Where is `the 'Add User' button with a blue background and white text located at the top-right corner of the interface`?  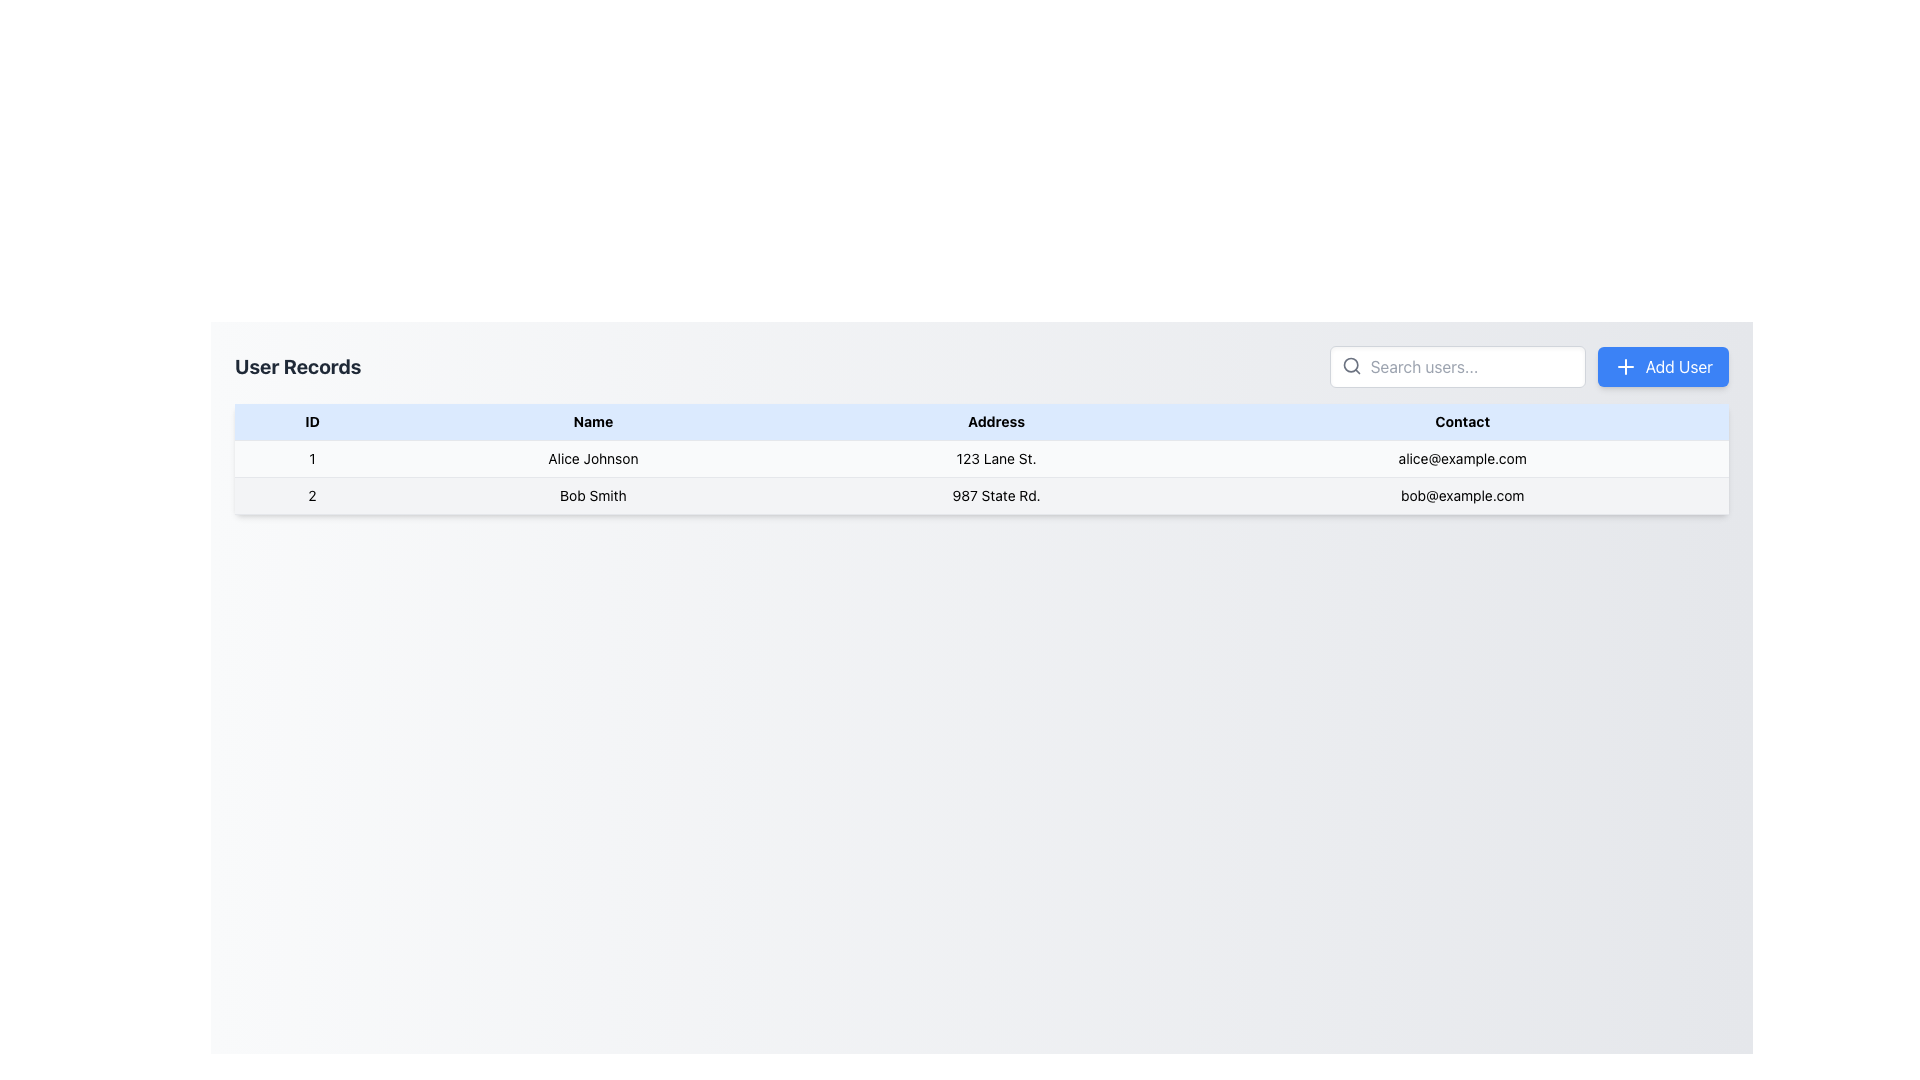 the 'Add User' button with a blue background and white text located at the top-right corner of the interface is located at coordinates (1663, 366).